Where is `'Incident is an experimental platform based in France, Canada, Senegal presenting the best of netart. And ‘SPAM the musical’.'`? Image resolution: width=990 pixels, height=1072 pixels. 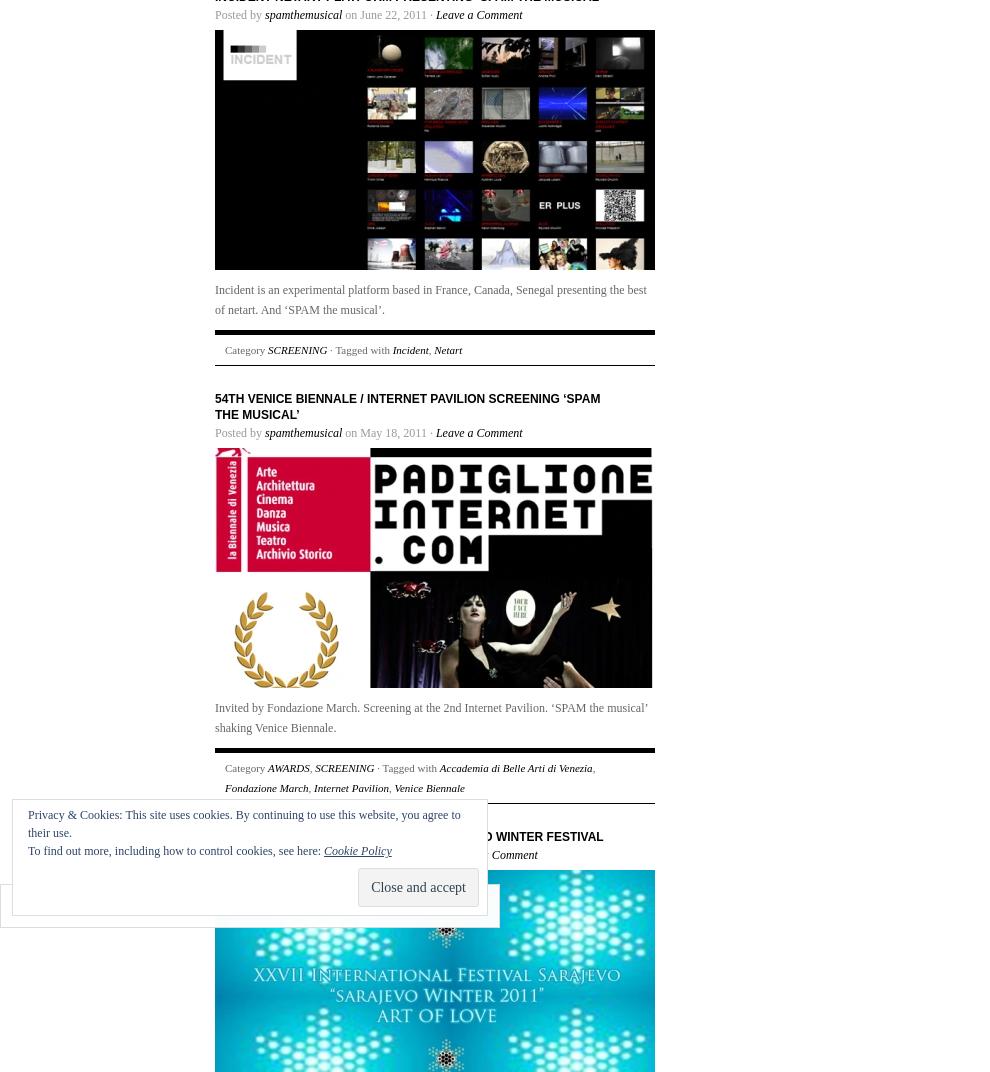 'Incident is an experimental platform based in France, Canada, Senegal presenting the best of netart. And ‘SPAM the musical’.' is located at coordinates (429, 299).